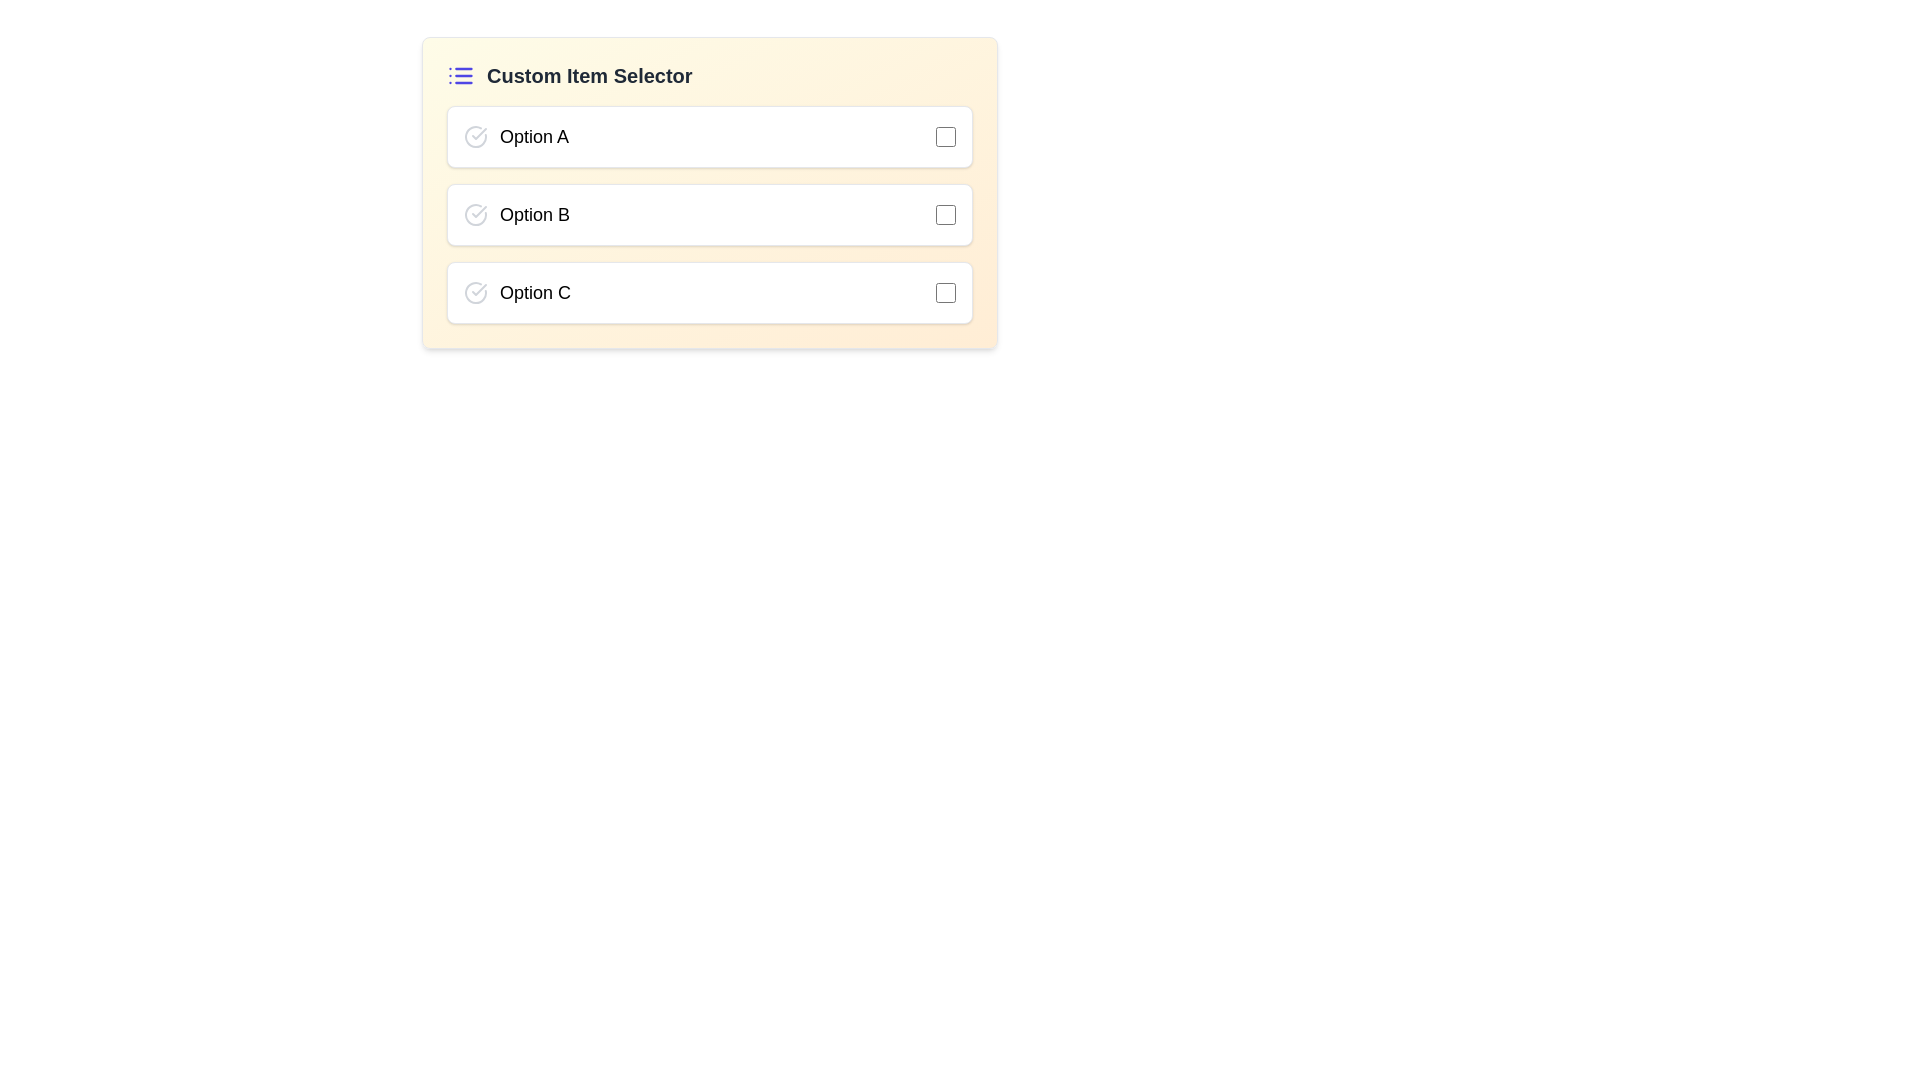 Image resolution: width=1920 pixels, height=1080 pixels. What do you see at coordinates (944, 215) in the screenshot?
I see `the checkbox for 'Option B' to observe the hover effects` at bounding box center [944, 215].